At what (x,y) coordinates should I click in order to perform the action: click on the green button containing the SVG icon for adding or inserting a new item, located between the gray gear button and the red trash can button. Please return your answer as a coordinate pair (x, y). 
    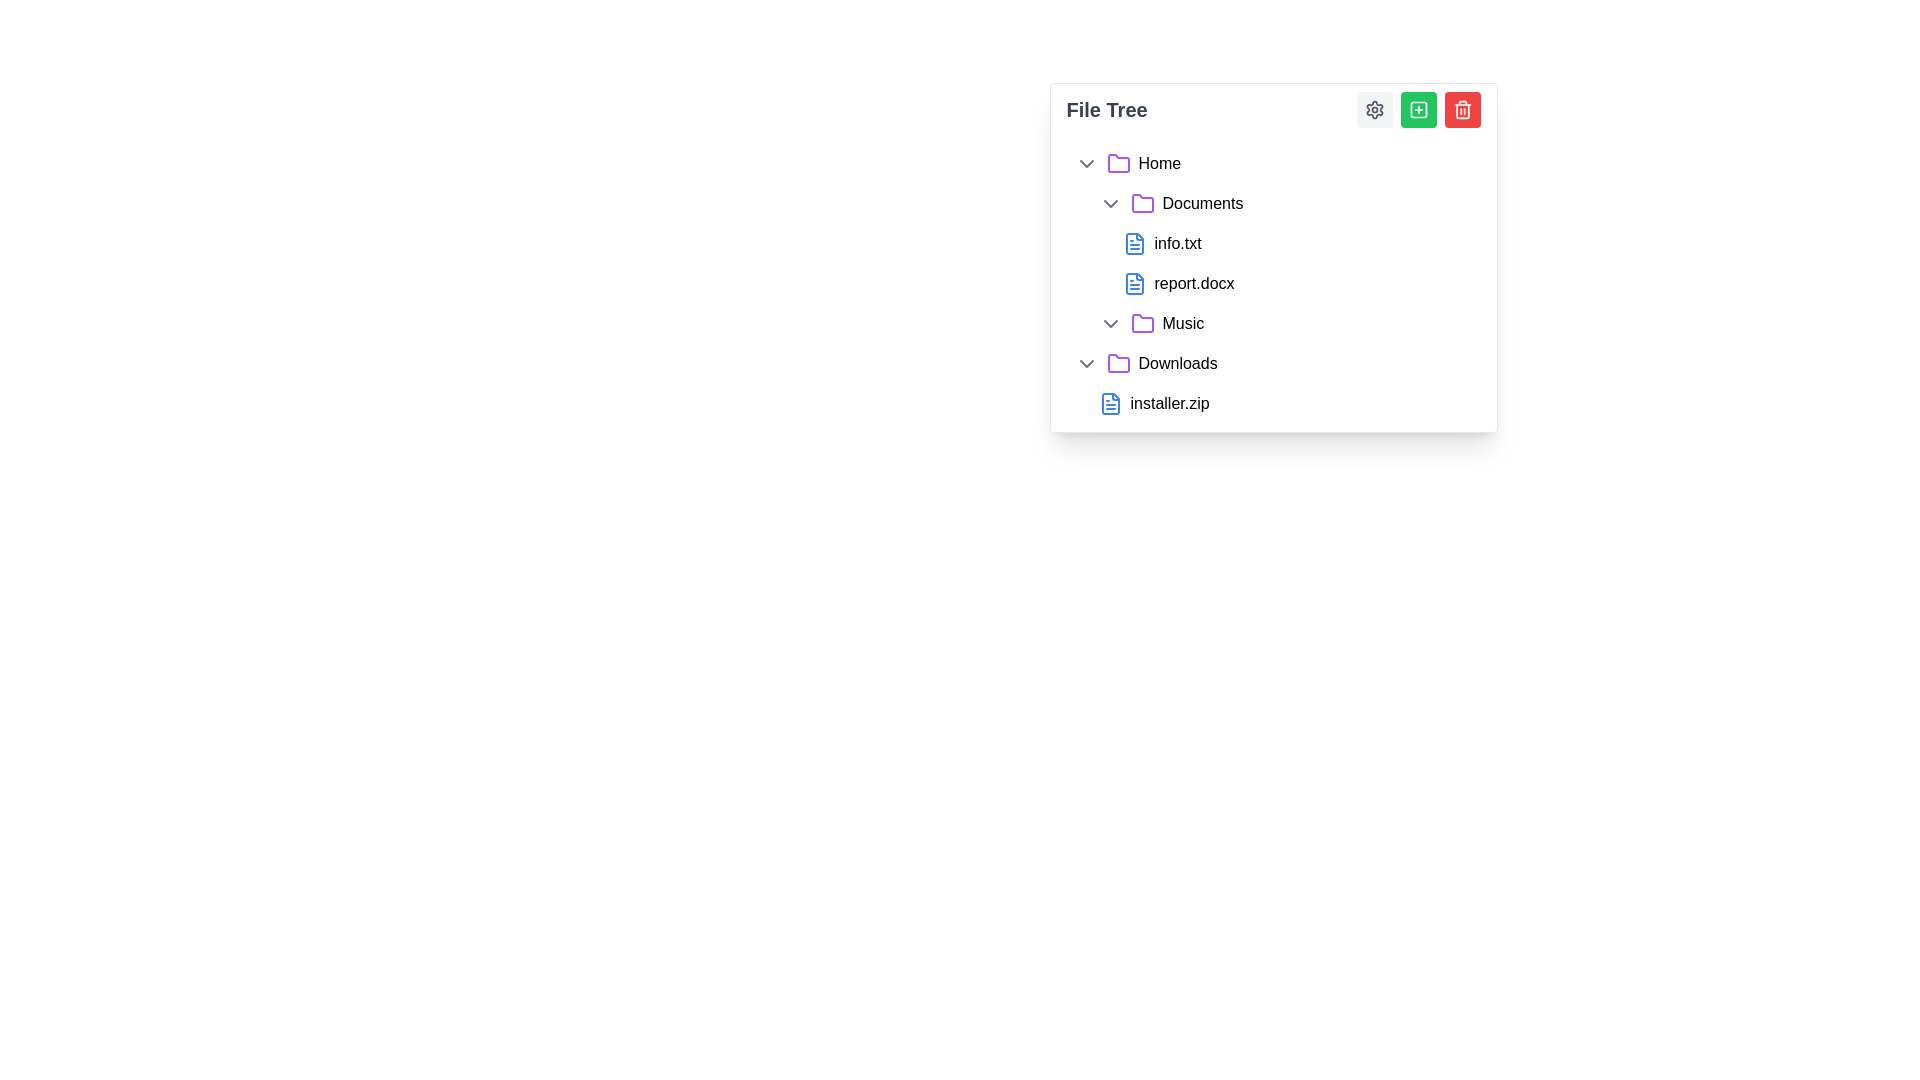
    Looking at the image, I should click on (1417, 110).